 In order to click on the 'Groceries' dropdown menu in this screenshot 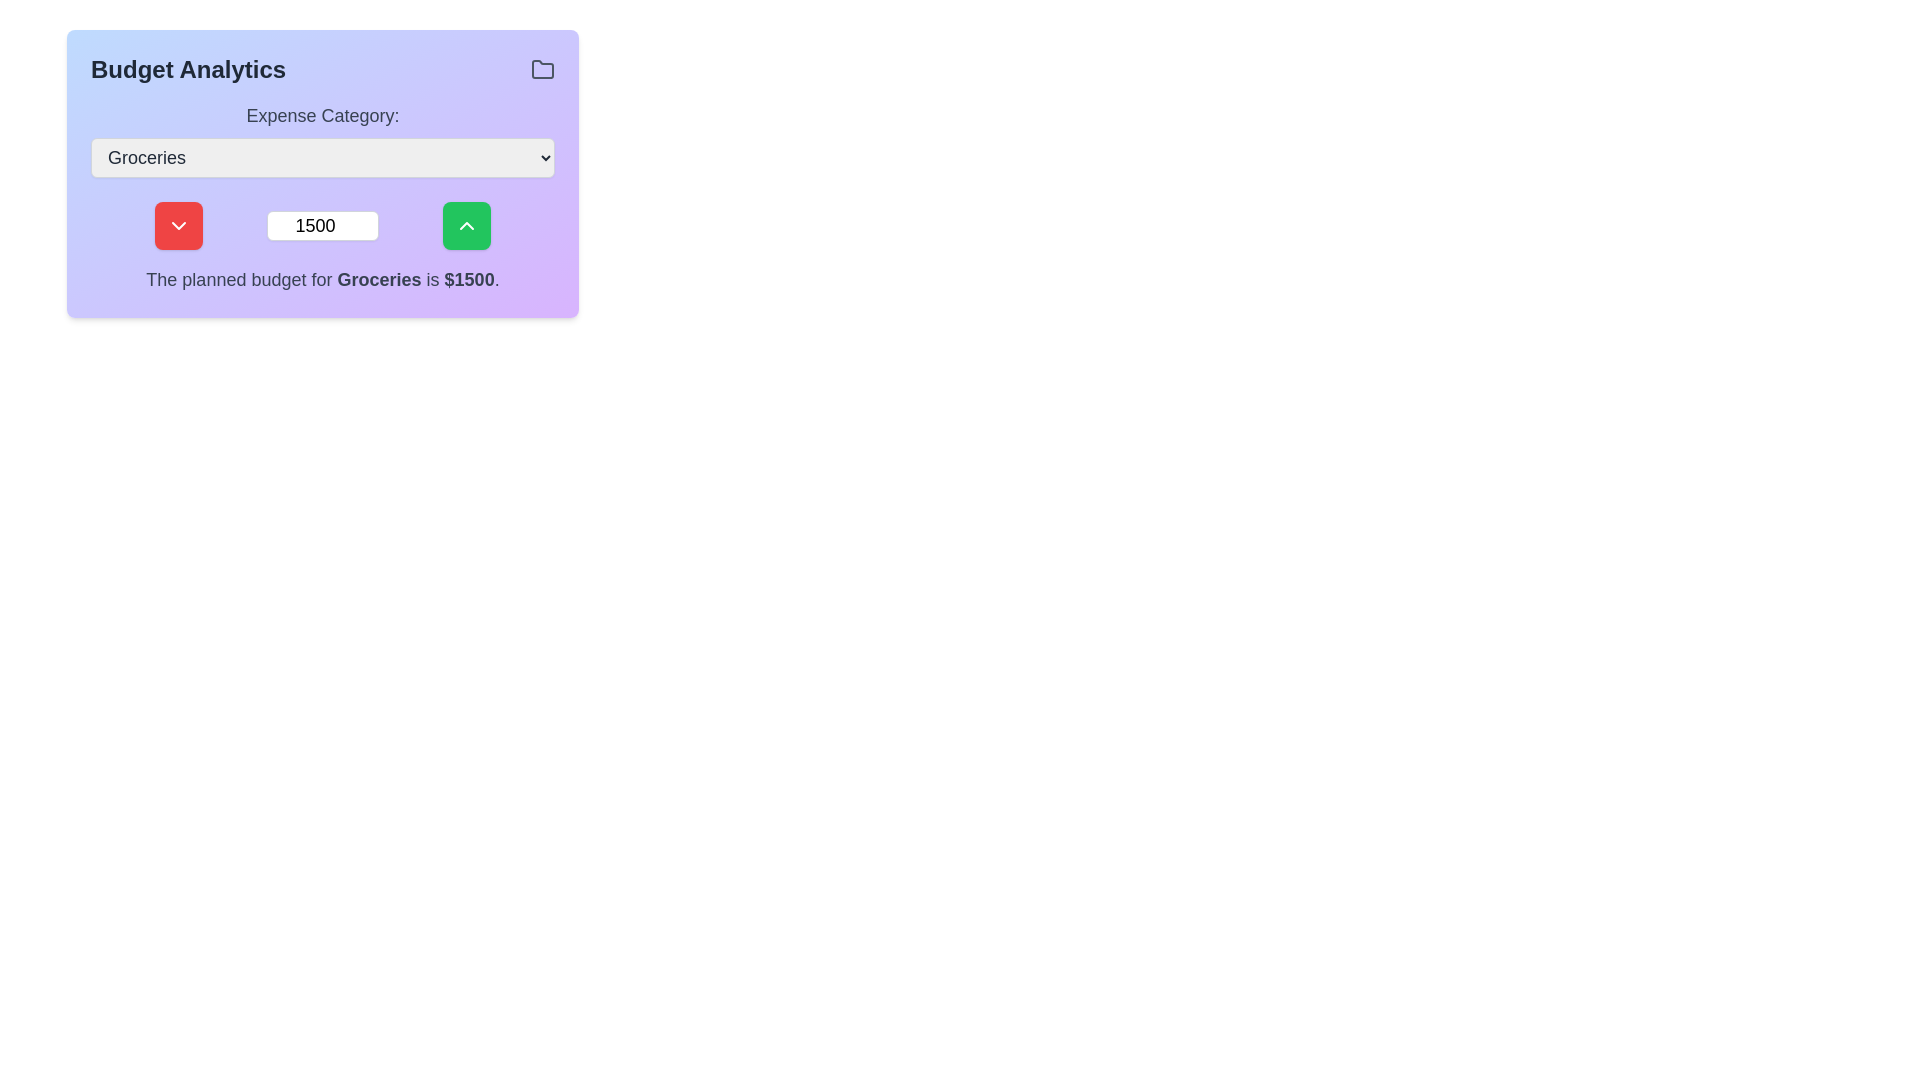, I will do `click(322, 157)`.